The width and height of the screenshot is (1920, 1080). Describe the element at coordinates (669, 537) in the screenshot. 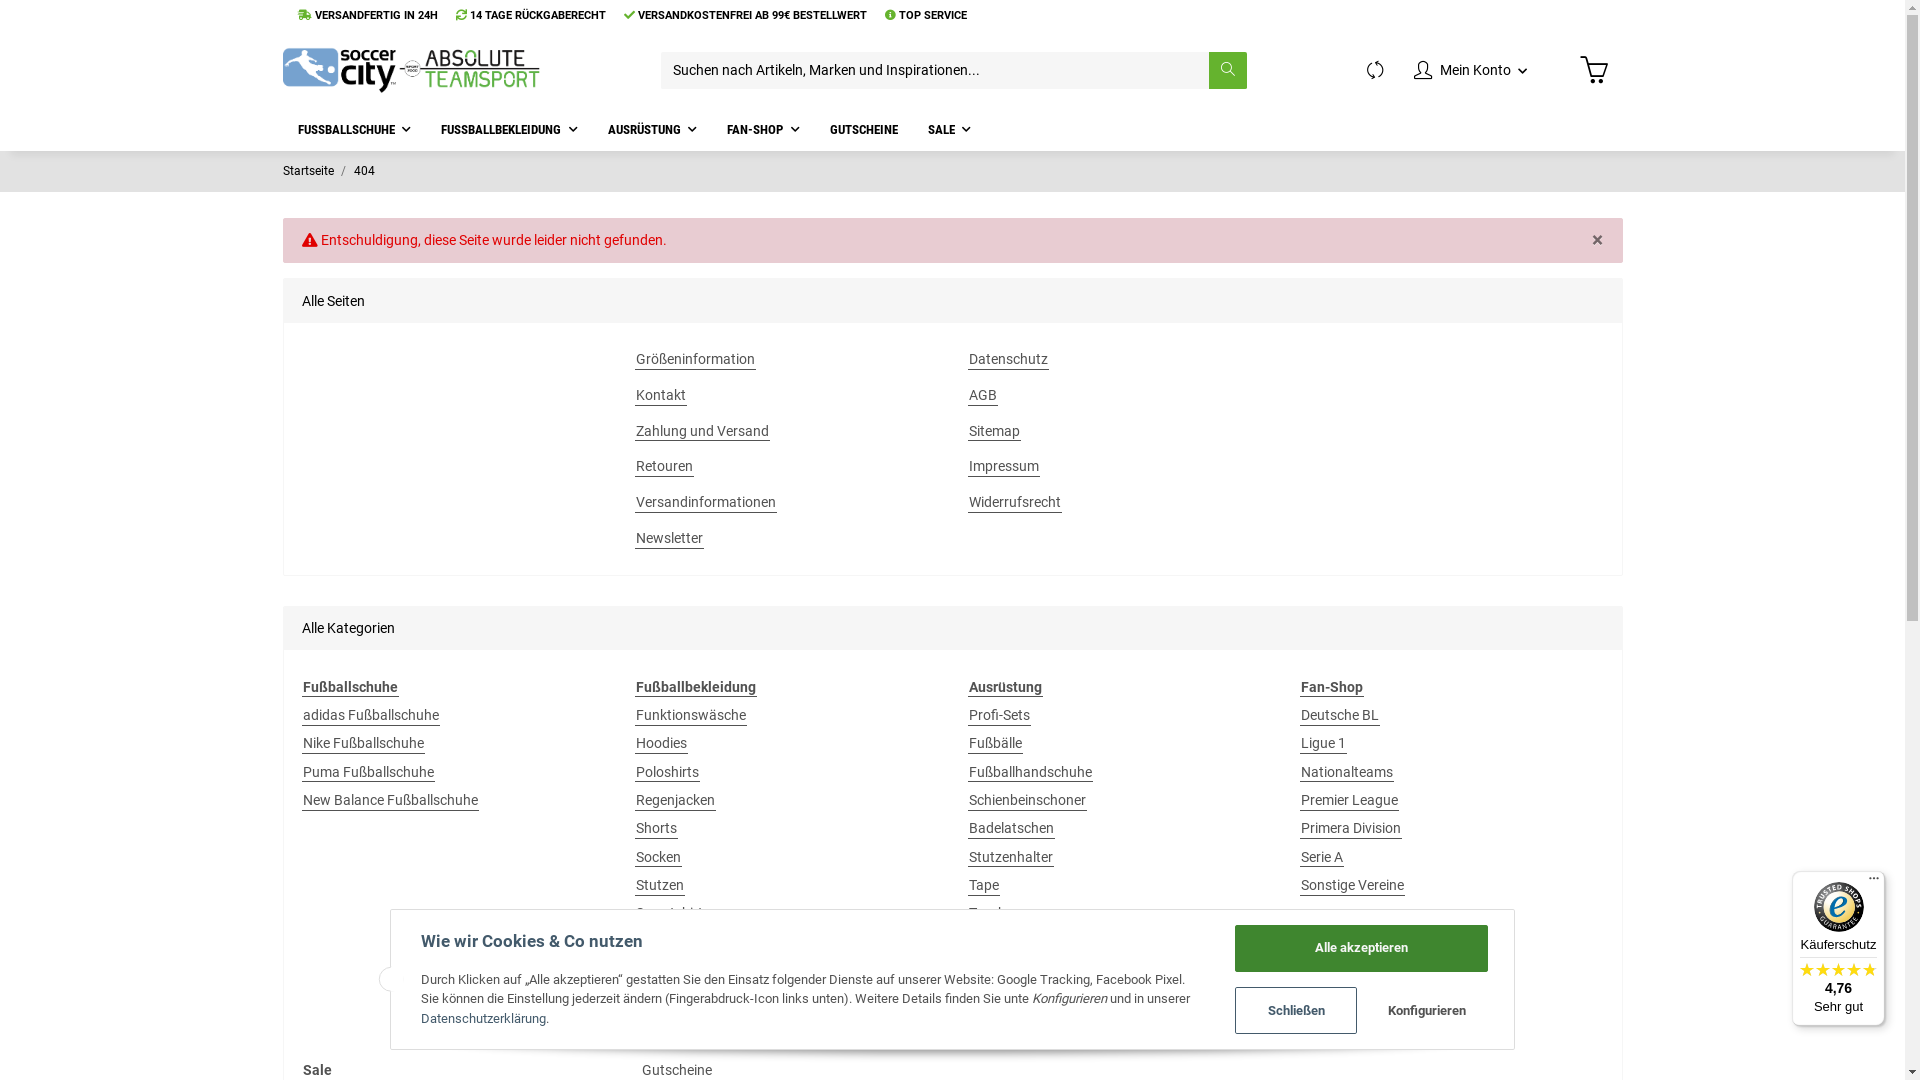

I see `'Newsletter'` at that location.